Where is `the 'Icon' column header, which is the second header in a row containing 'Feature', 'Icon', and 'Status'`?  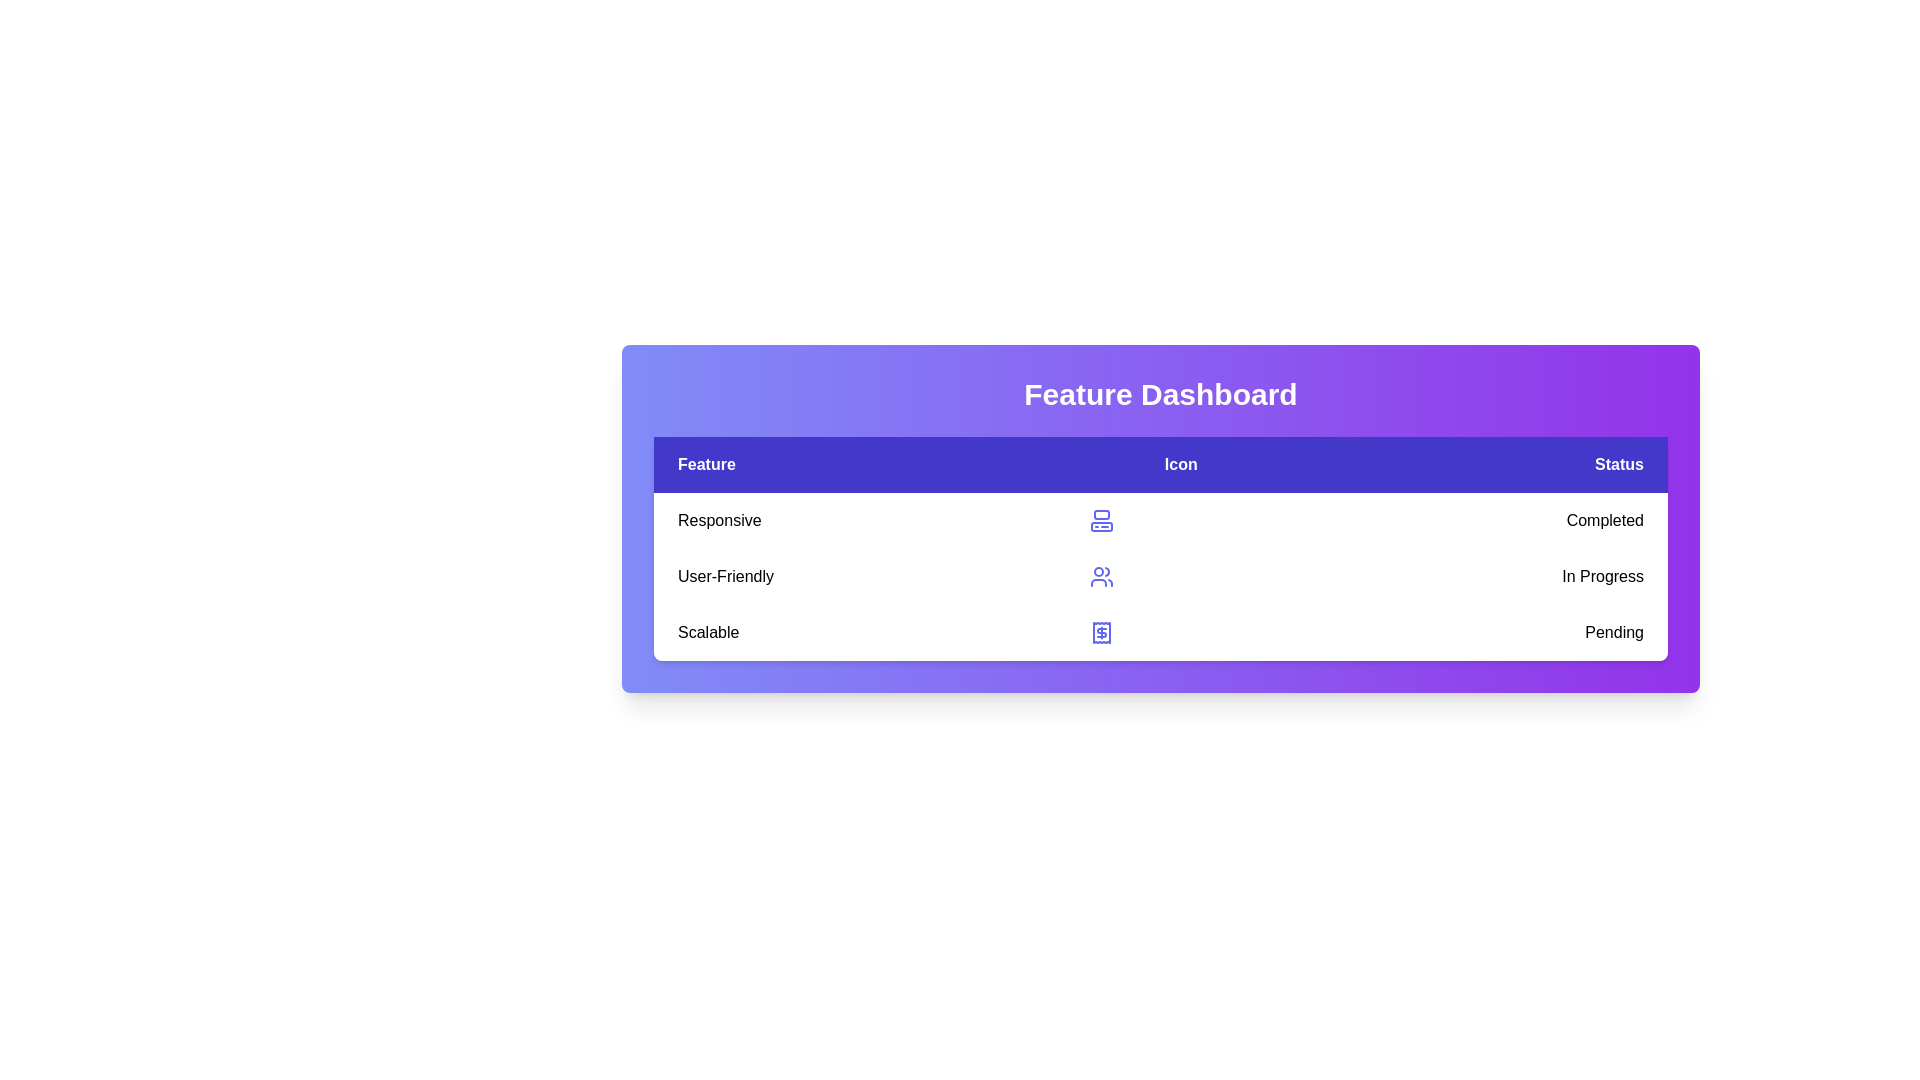 the 'Icon' column header, which is the second header in a row containing 'Feature', 'Icon', and 'Status' is located at coordinates (1181, 465).